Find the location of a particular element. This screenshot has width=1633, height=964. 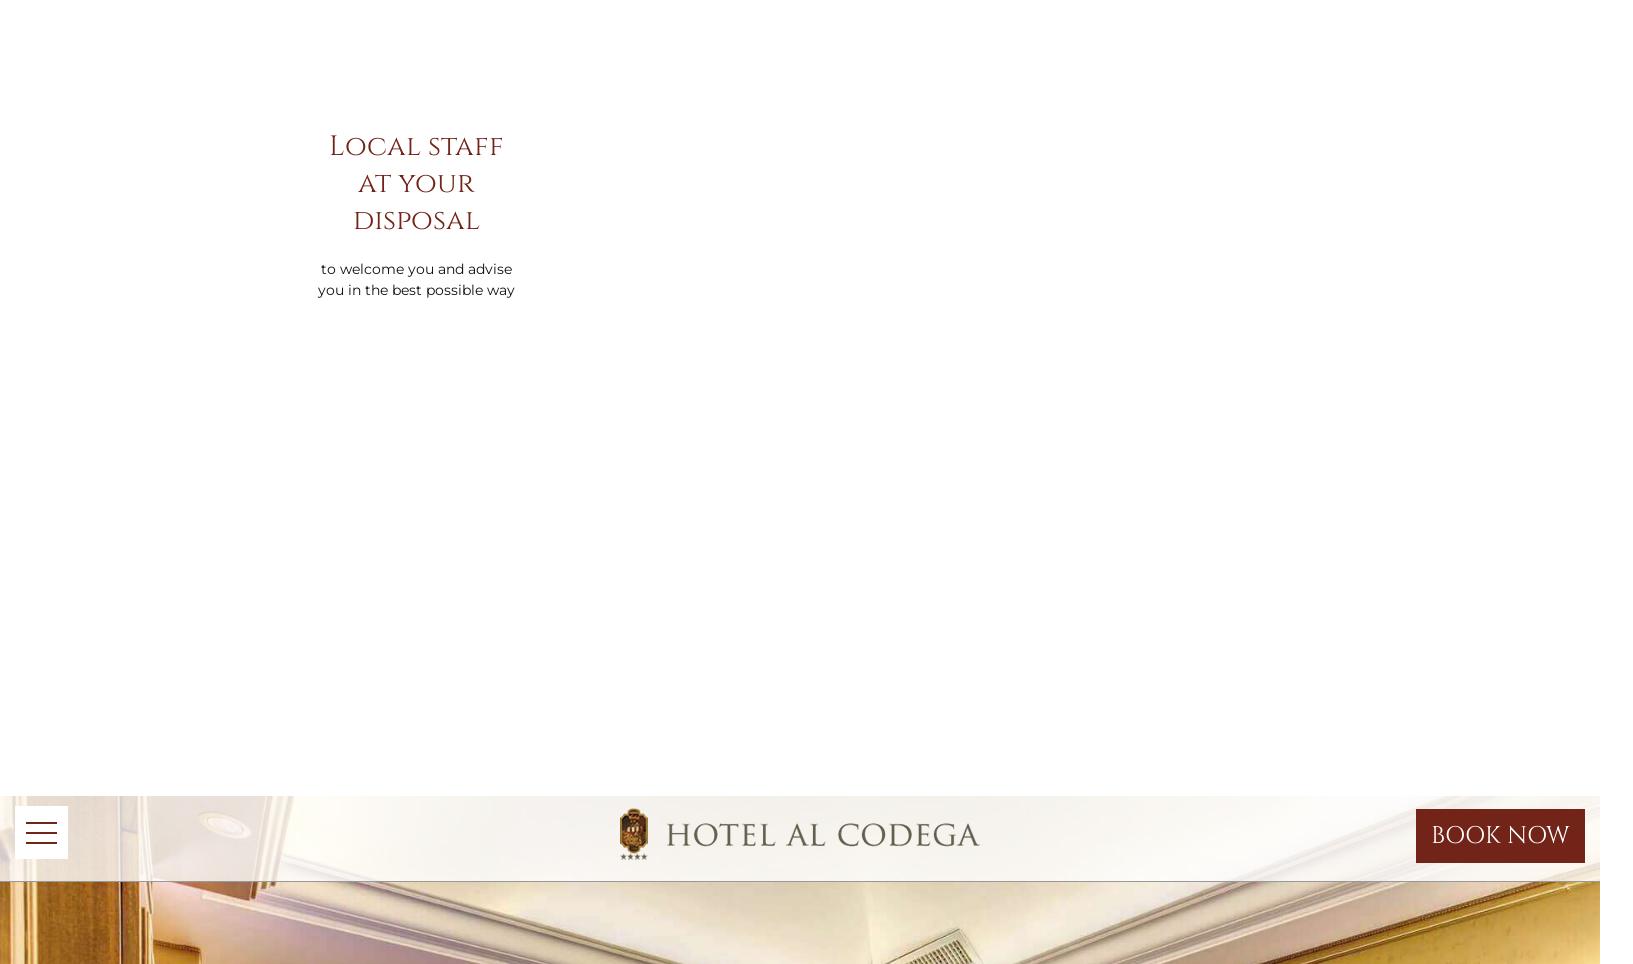

'-' is located at coordinates (1190, 152).